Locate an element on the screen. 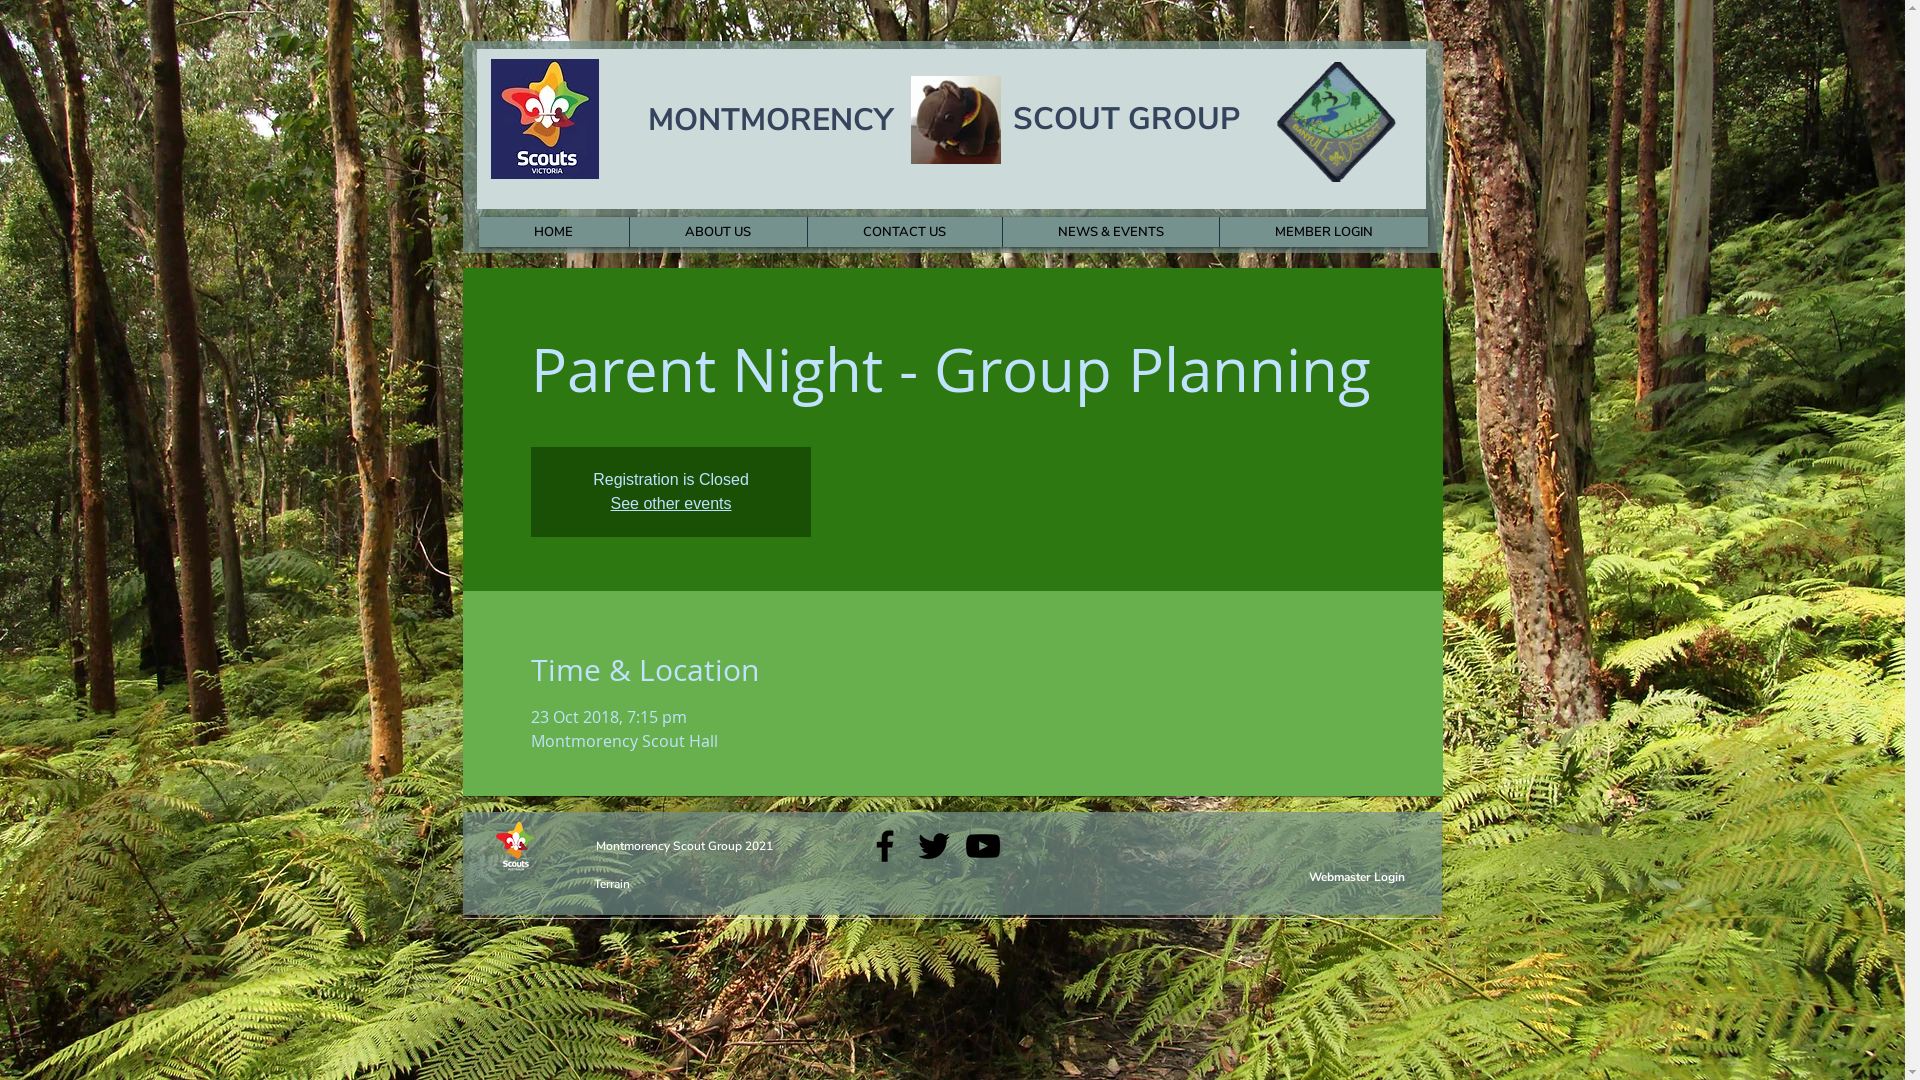 This screenshot has width=1920, height=1080. 'Terrain ' is located at coordinates (612, 882).